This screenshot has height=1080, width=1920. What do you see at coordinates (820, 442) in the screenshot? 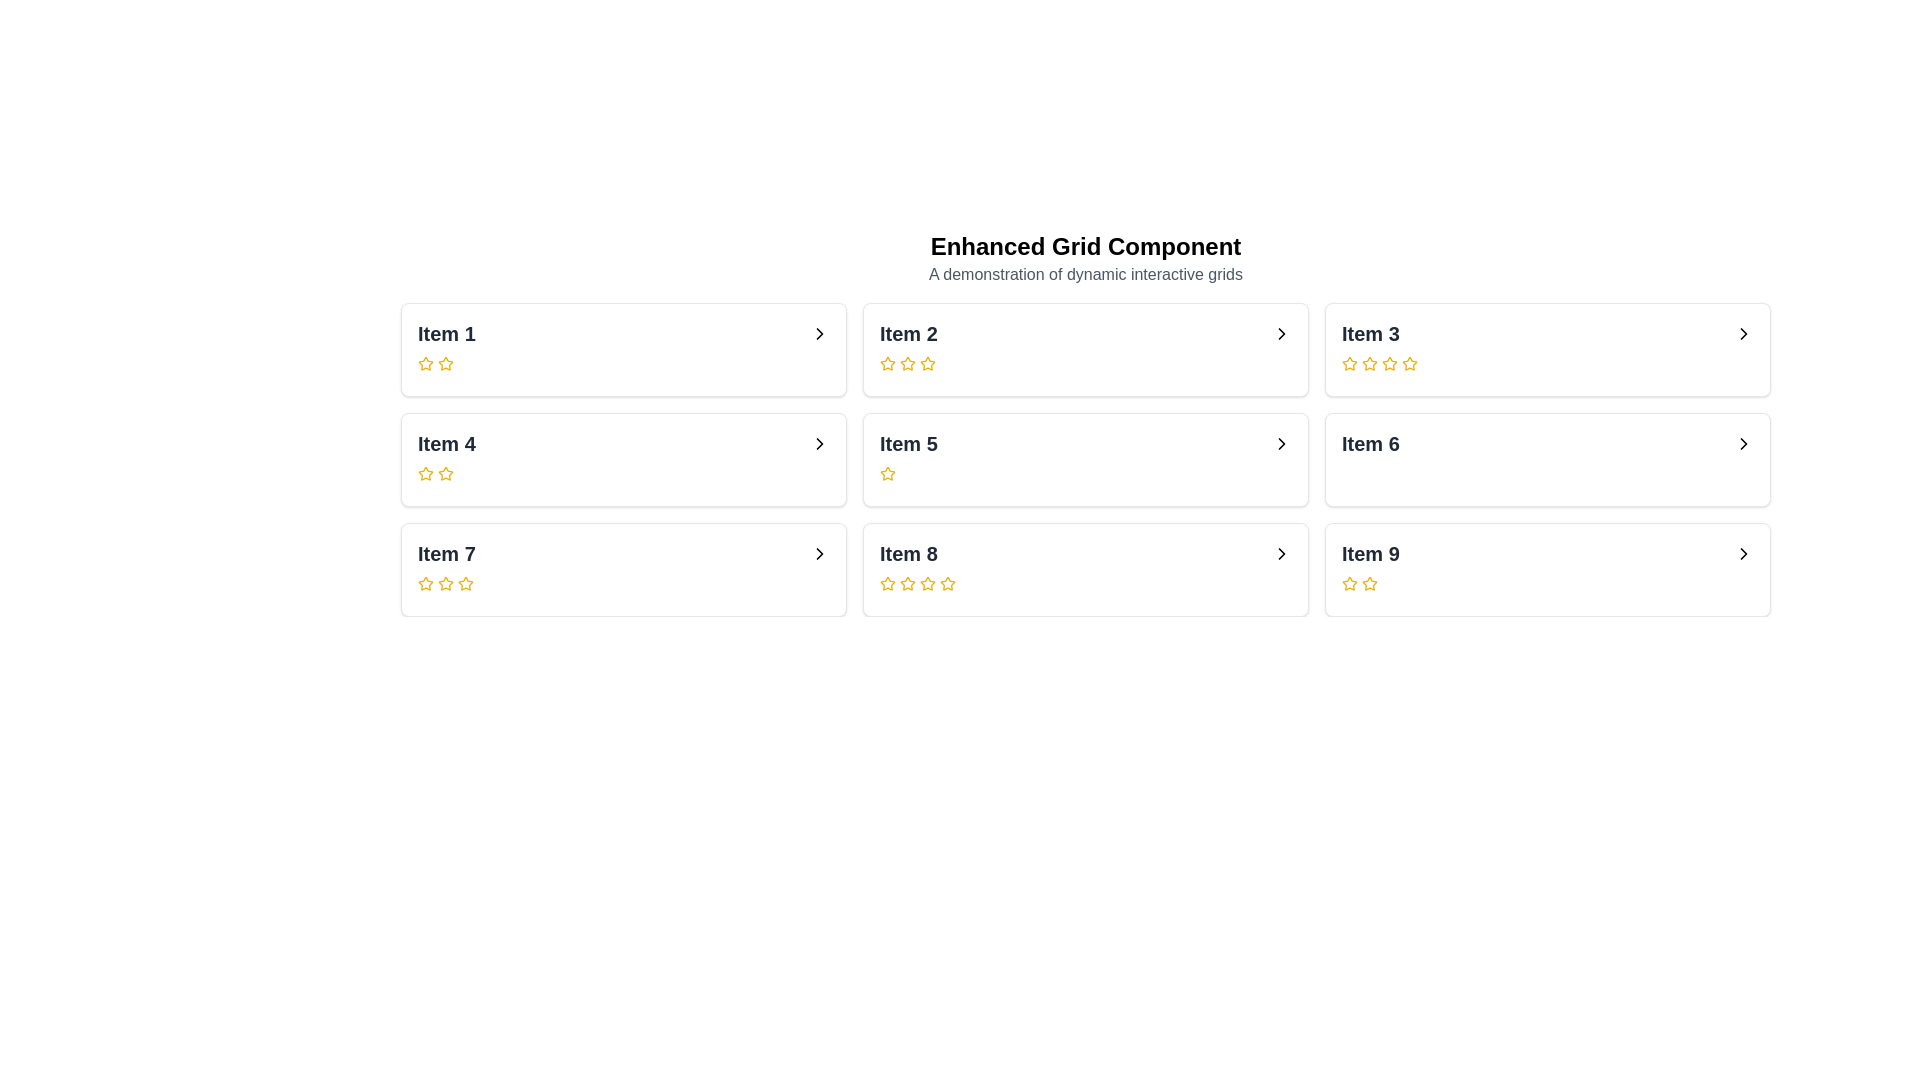
I see `the chevron icon located at the far-right section of the card labeled 'Item 4'` at bounding box center [820, 442].